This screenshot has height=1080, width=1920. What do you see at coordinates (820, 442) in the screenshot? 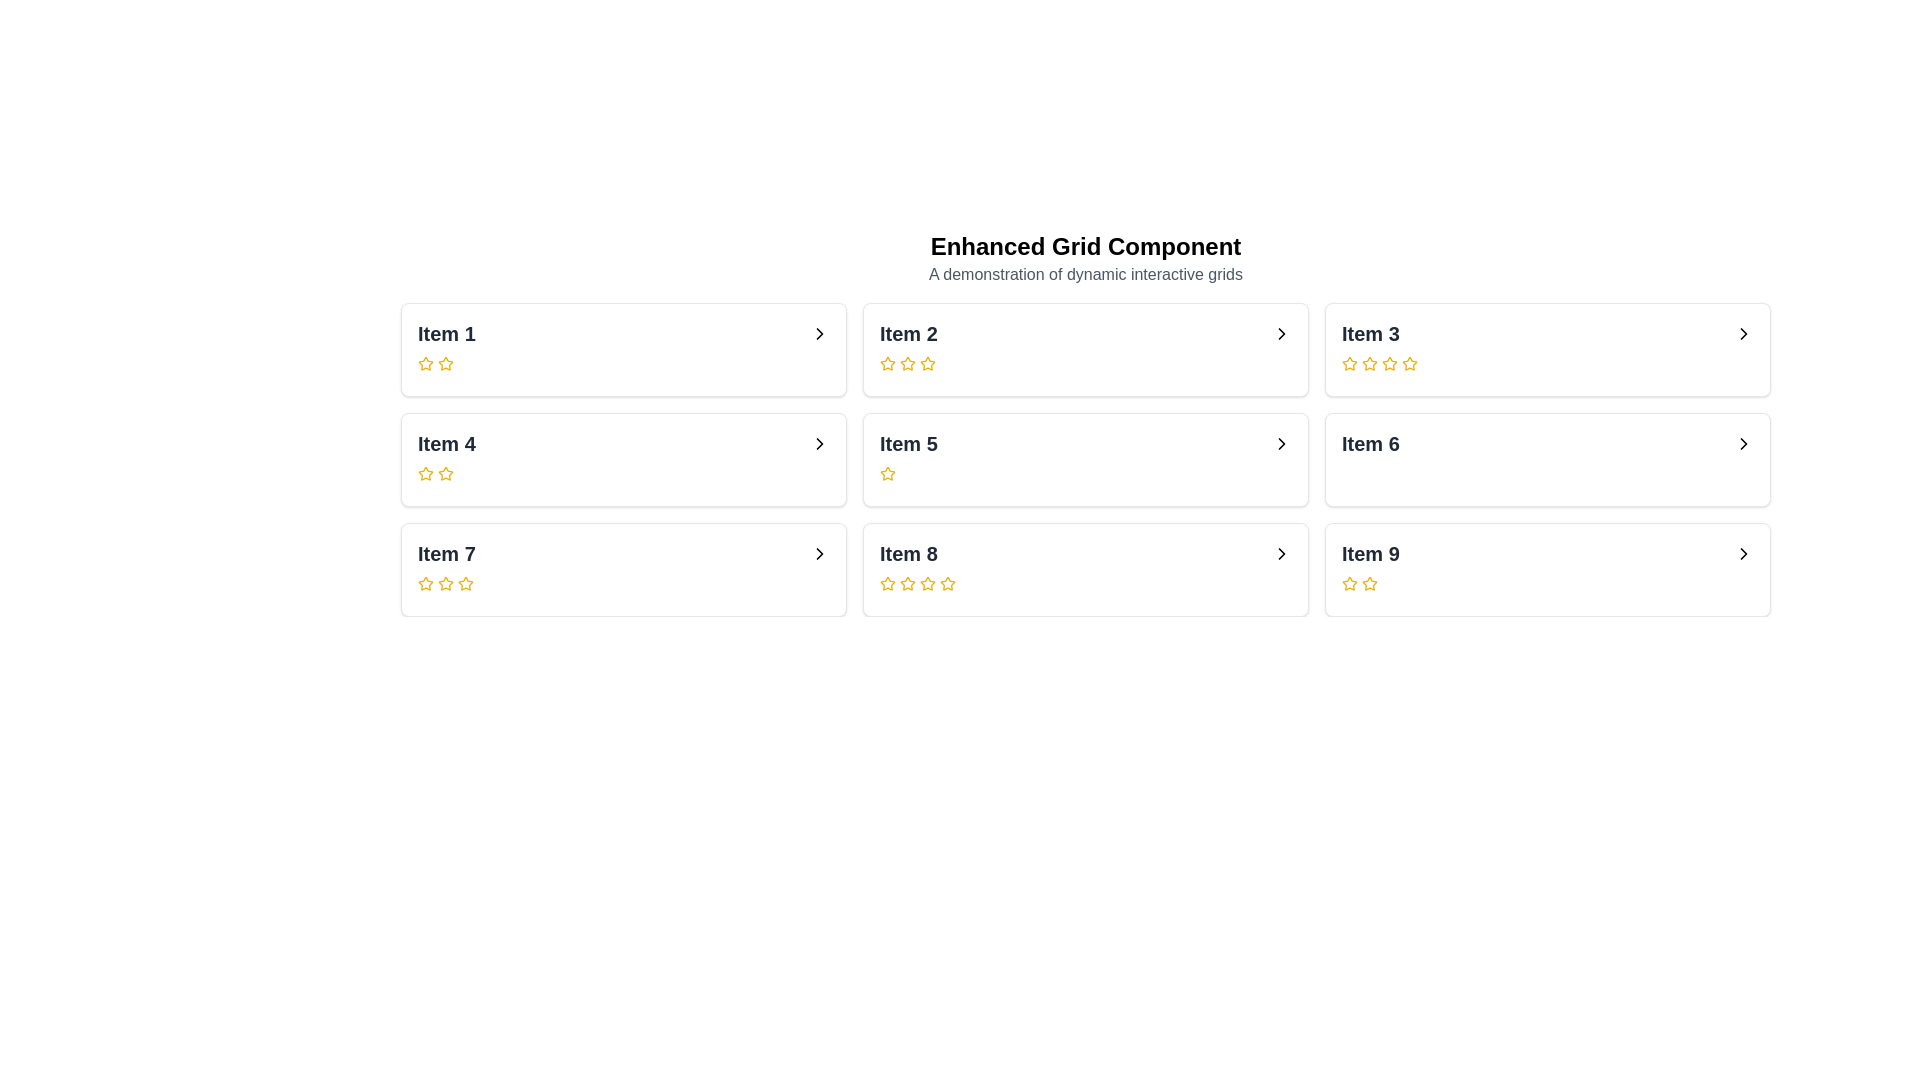
I see `the chevron icon located at the far-right section of the card labeled 'Item 4'` at bounding box center [820, 442].